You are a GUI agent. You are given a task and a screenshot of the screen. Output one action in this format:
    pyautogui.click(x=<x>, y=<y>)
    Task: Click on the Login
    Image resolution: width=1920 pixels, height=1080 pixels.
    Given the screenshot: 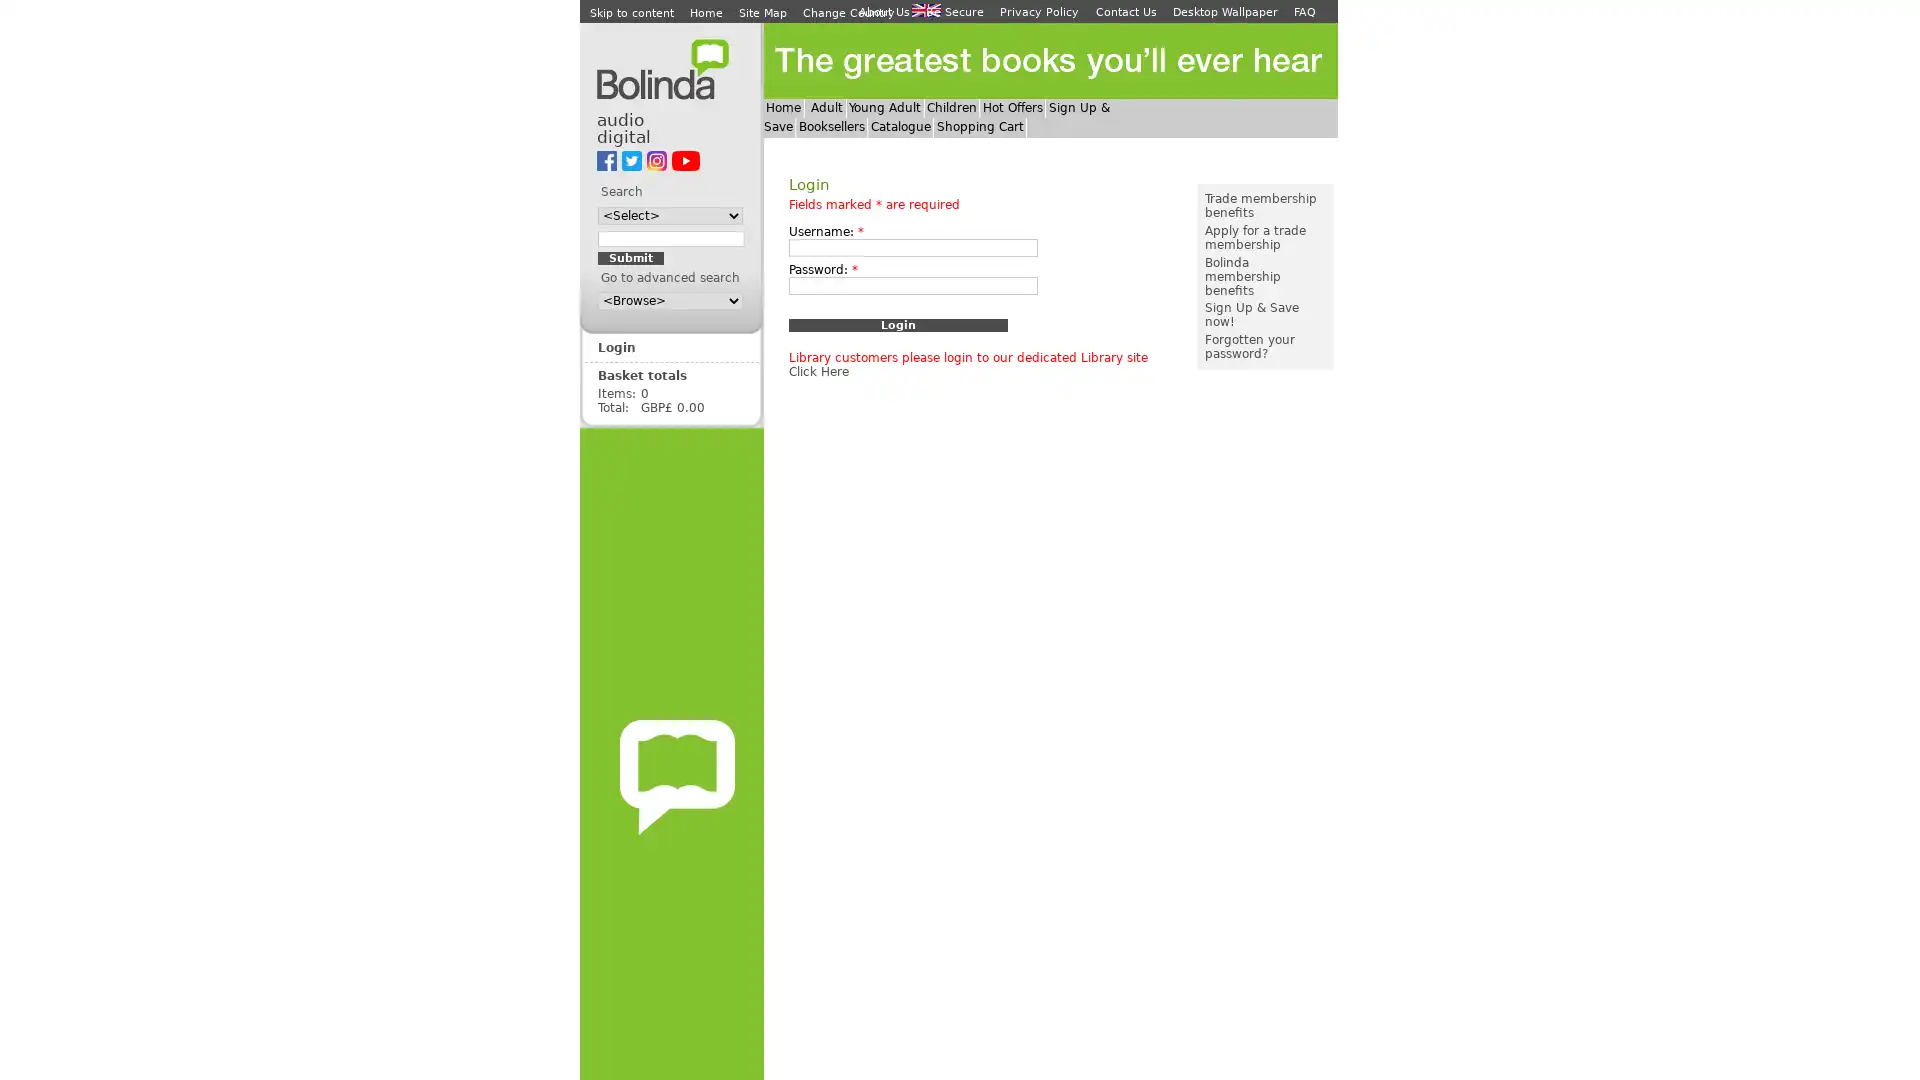 What is the action you would take?
    pyautogui.click(x=896, y=323)
    